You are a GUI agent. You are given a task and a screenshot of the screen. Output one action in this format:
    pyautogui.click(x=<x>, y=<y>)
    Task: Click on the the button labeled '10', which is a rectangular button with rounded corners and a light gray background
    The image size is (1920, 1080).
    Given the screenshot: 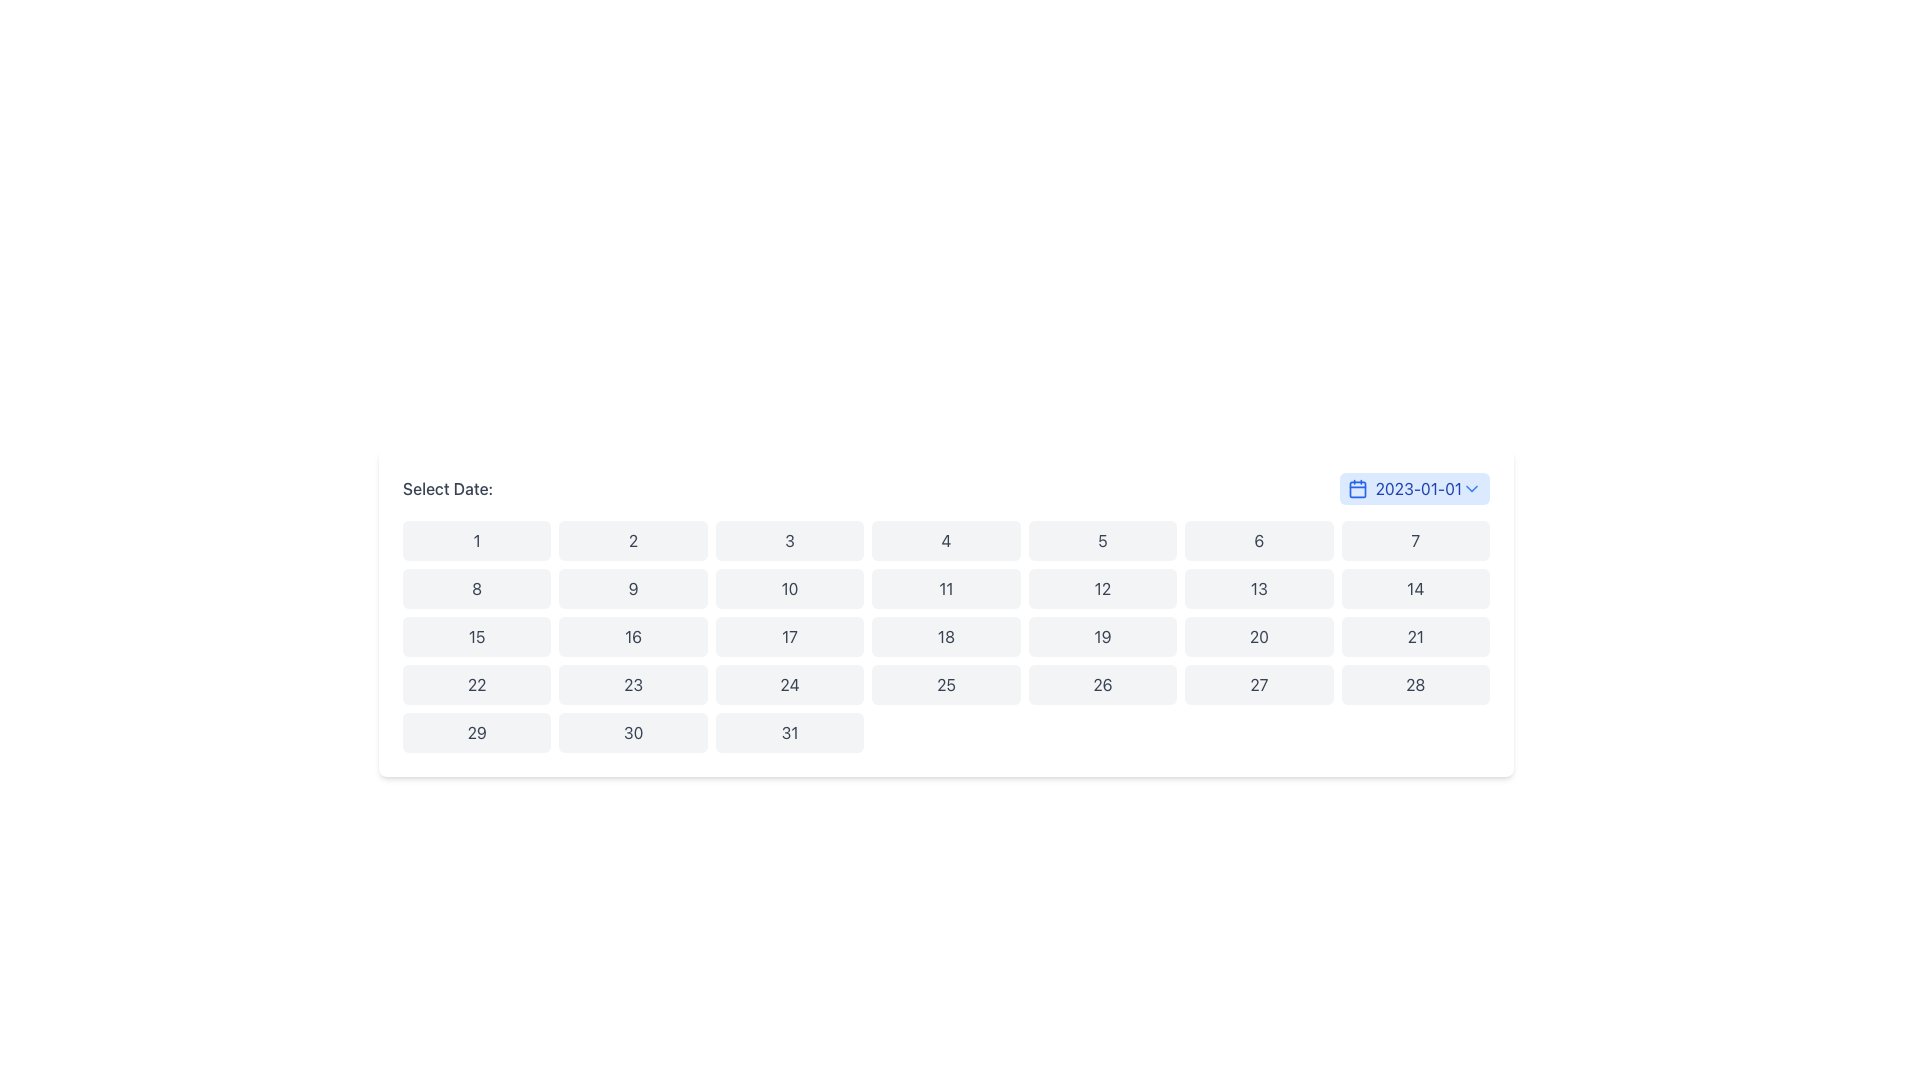 What is the action you would take?
    pyautogui.click(x=789, y=588)
    